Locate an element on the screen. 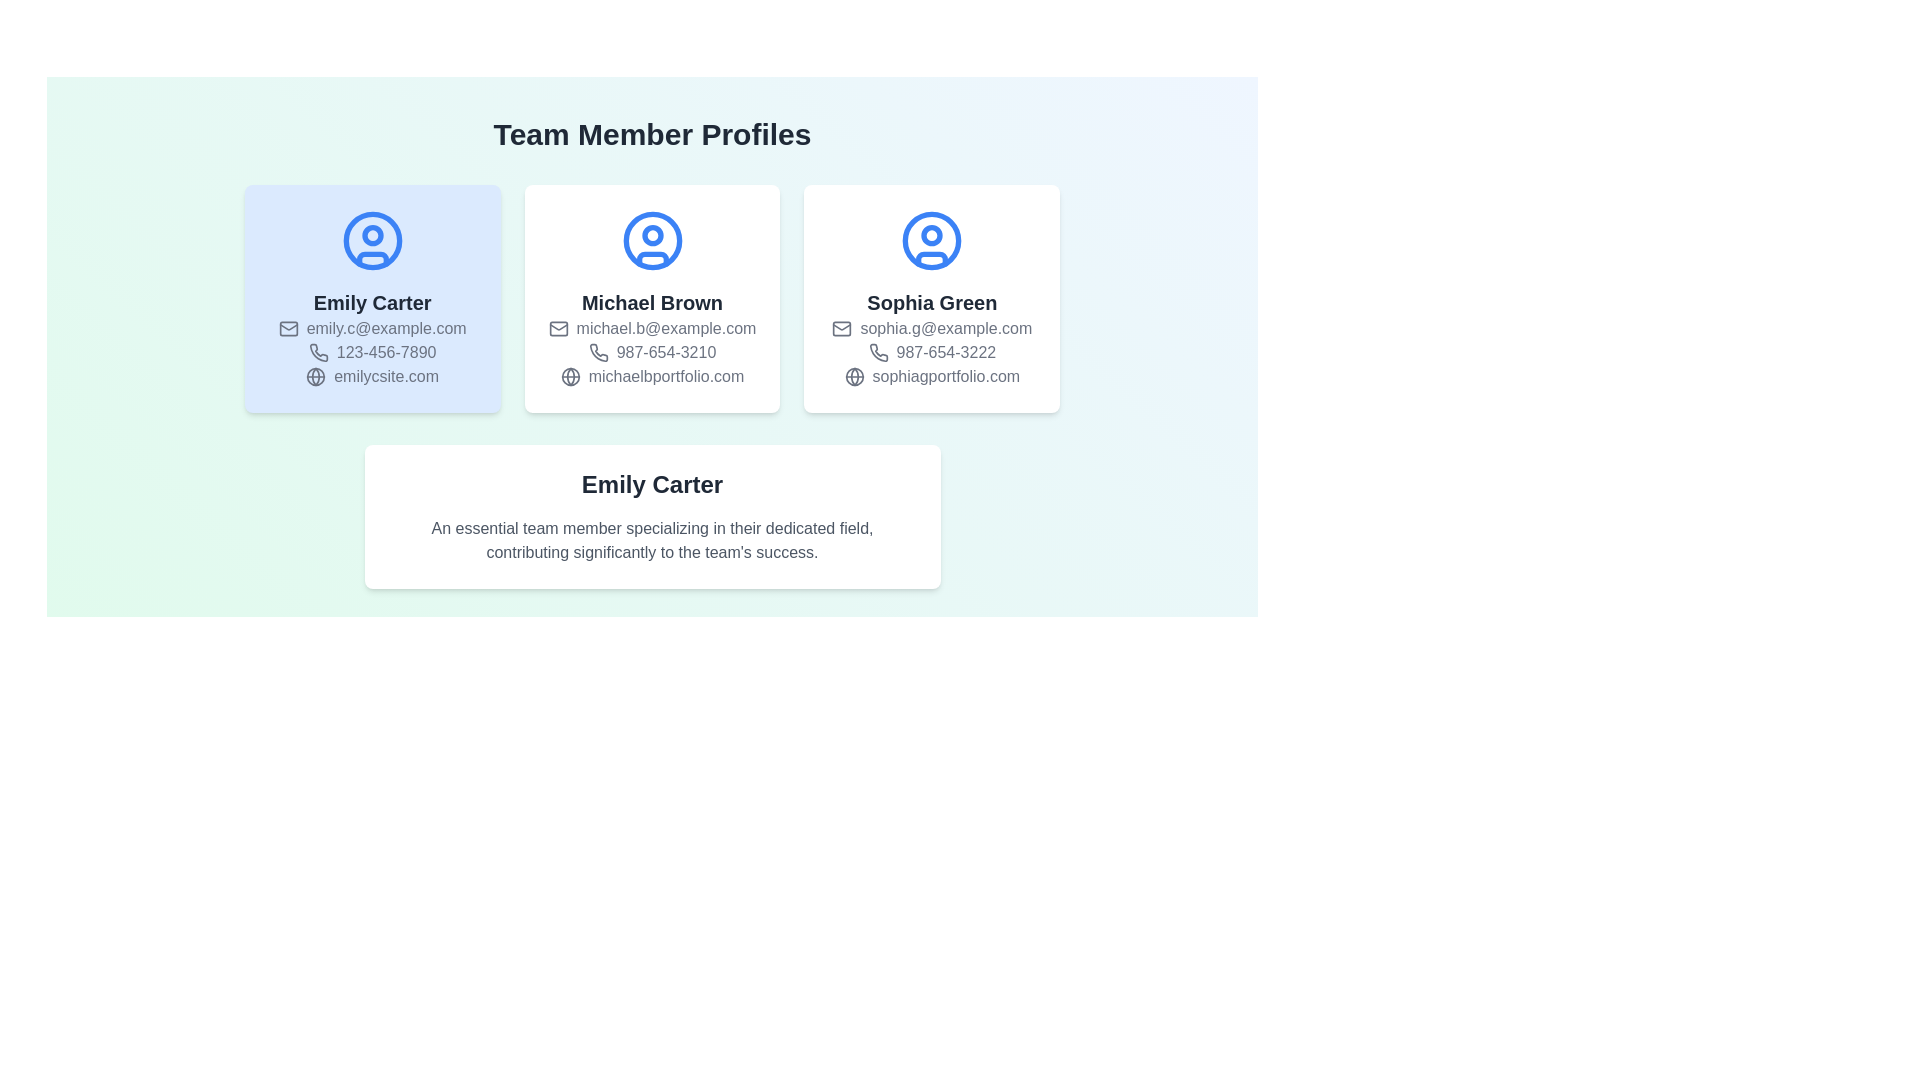 Image resolution: width=1920 pixels, height=1080 pixels. the email icon located within the card for 'Sophia Green', to the left of her email address is located at coordinates (842, 327).